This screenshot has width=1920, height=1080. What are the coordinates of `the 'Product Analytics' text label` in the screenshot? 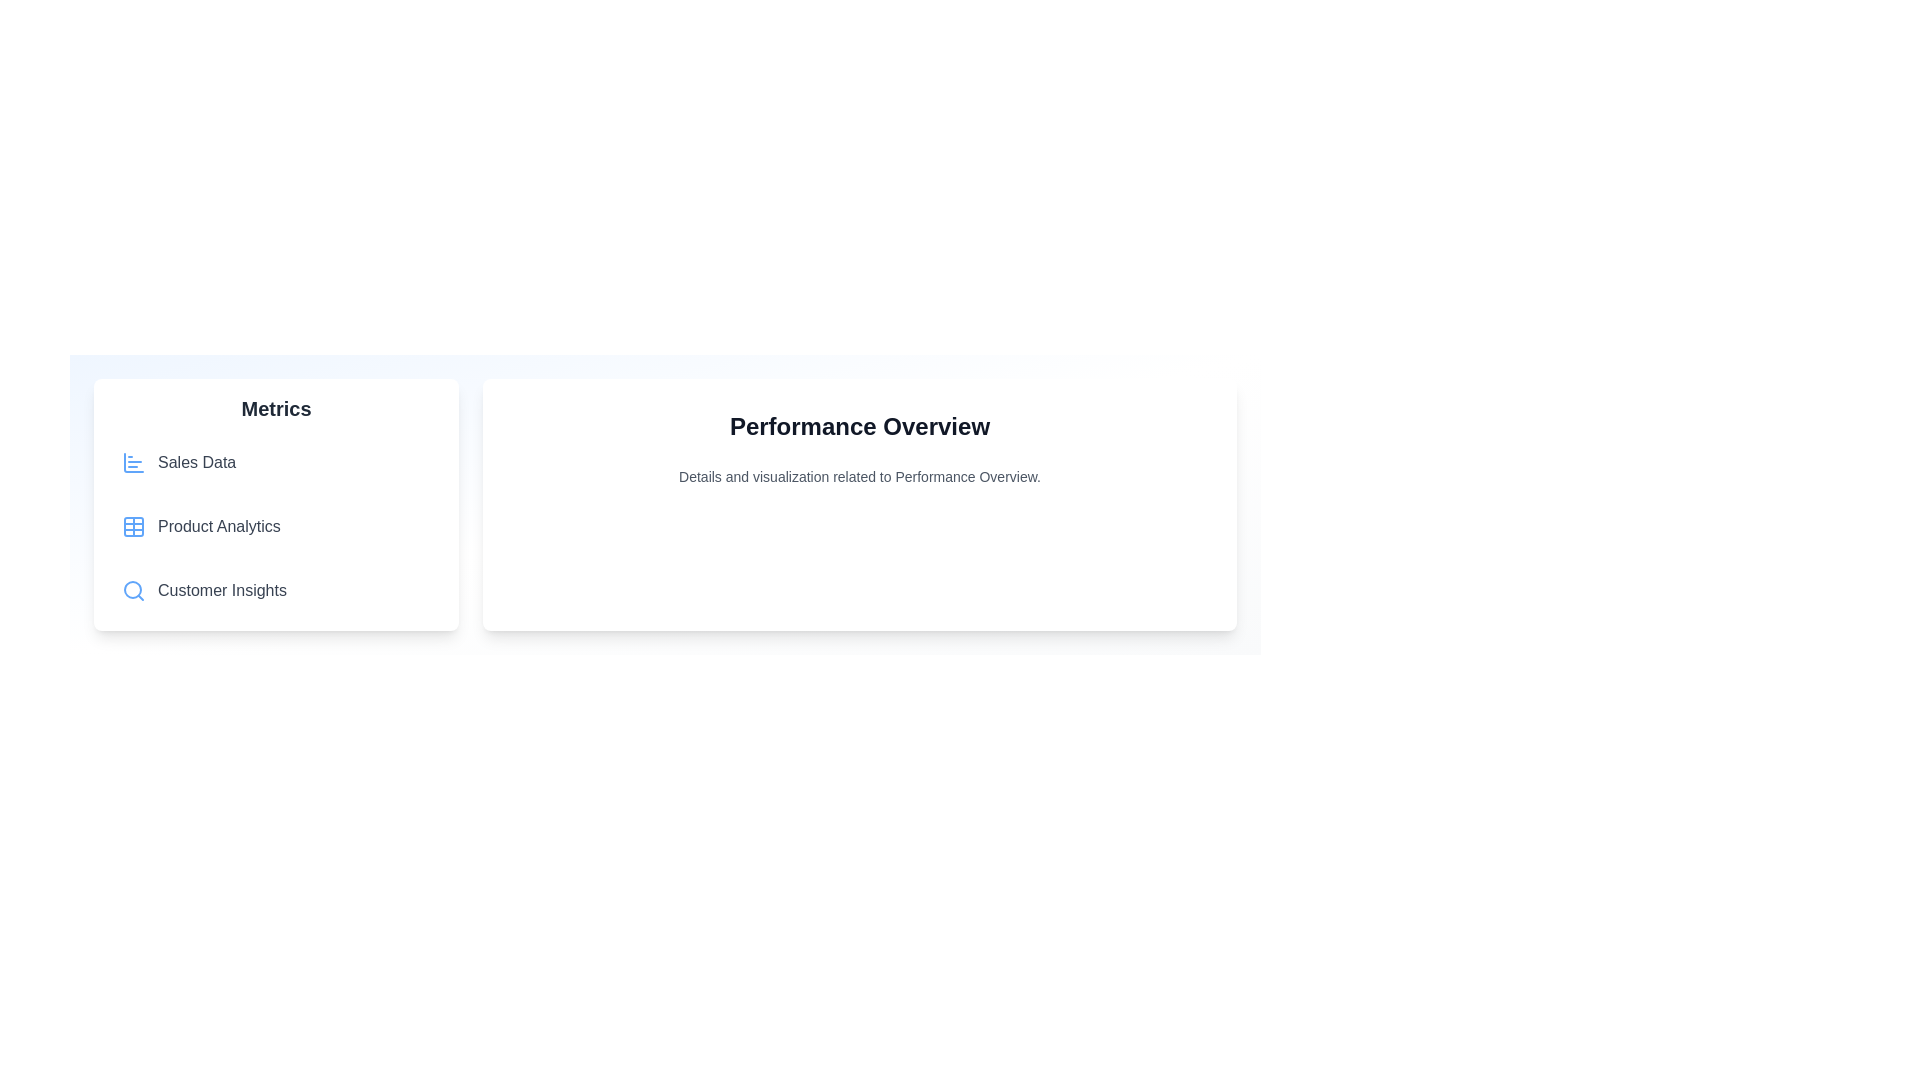 It's located at (219, 526).